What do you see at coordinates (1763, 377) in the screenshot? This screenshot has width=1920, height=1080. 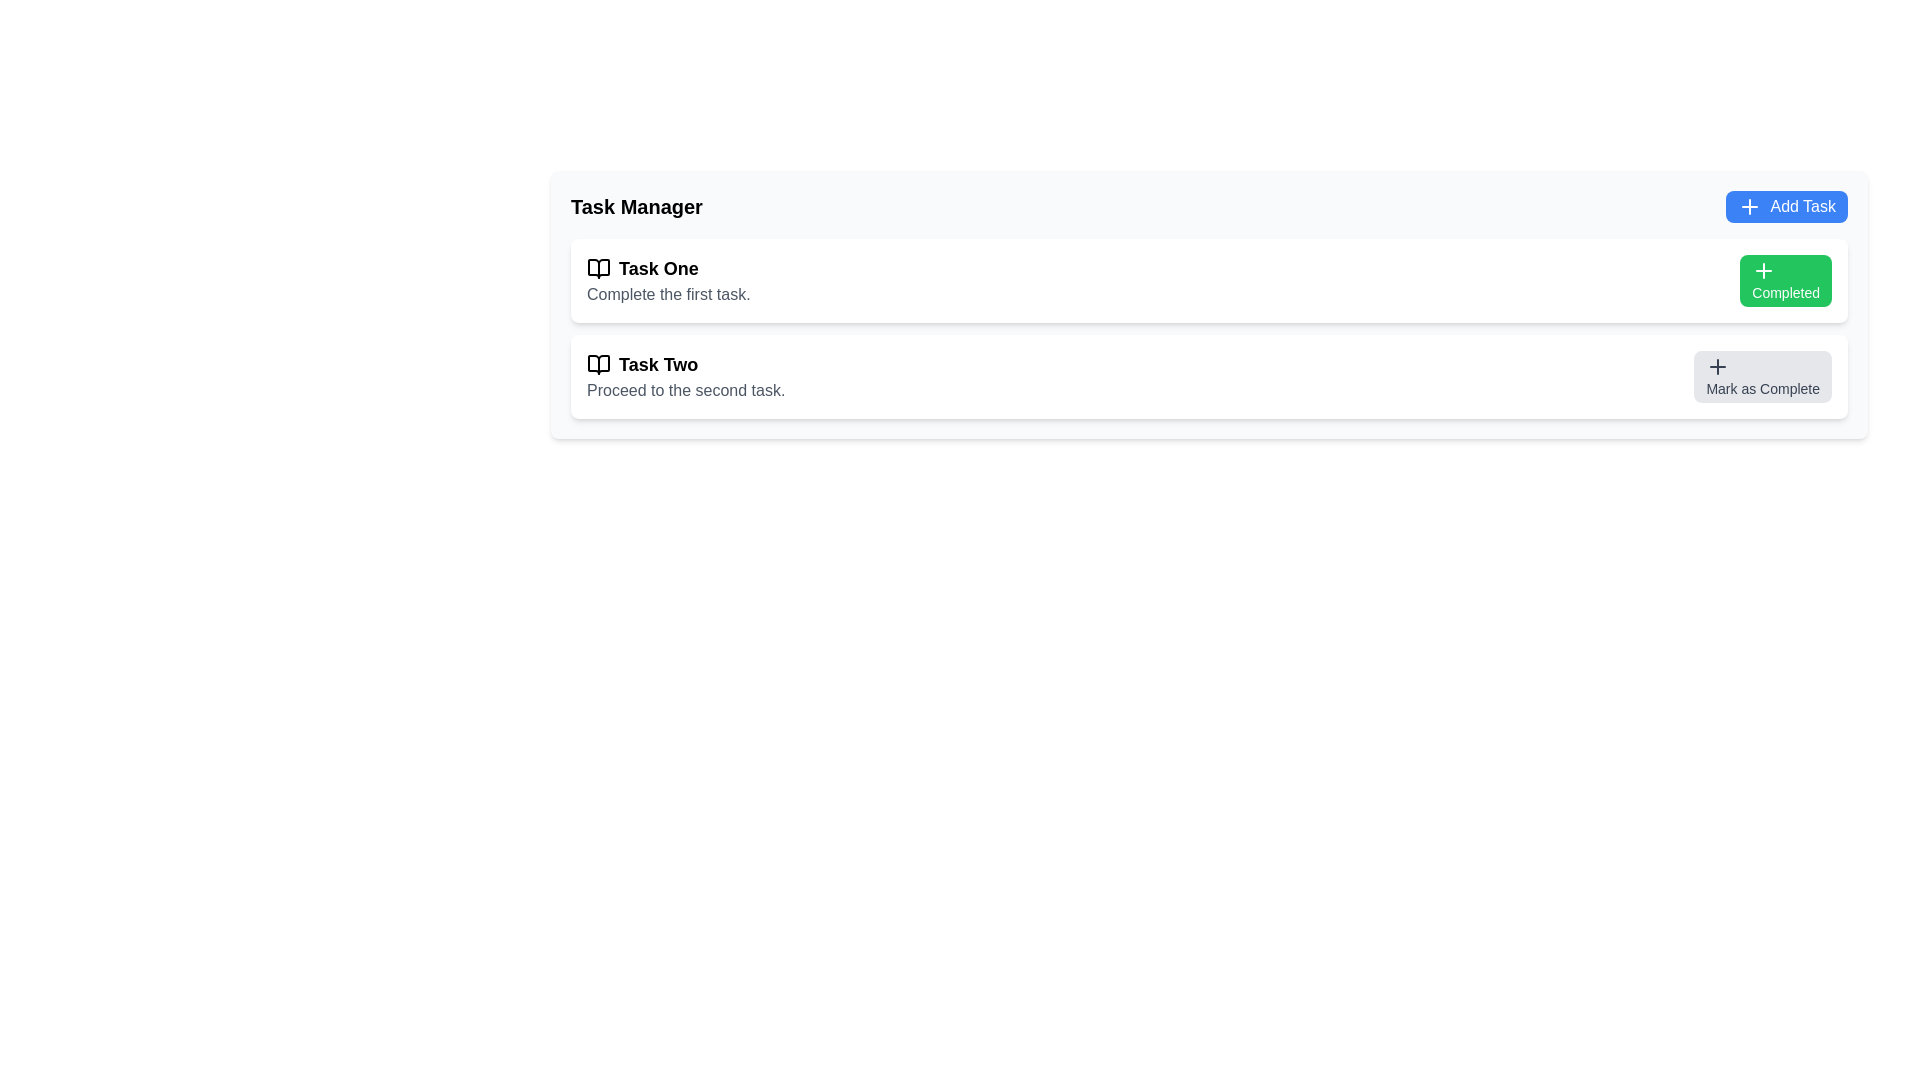 I see `the button used to mark 'Task Two' as completed, enabling keyboard interaction` at bounding box center [1763, 377].